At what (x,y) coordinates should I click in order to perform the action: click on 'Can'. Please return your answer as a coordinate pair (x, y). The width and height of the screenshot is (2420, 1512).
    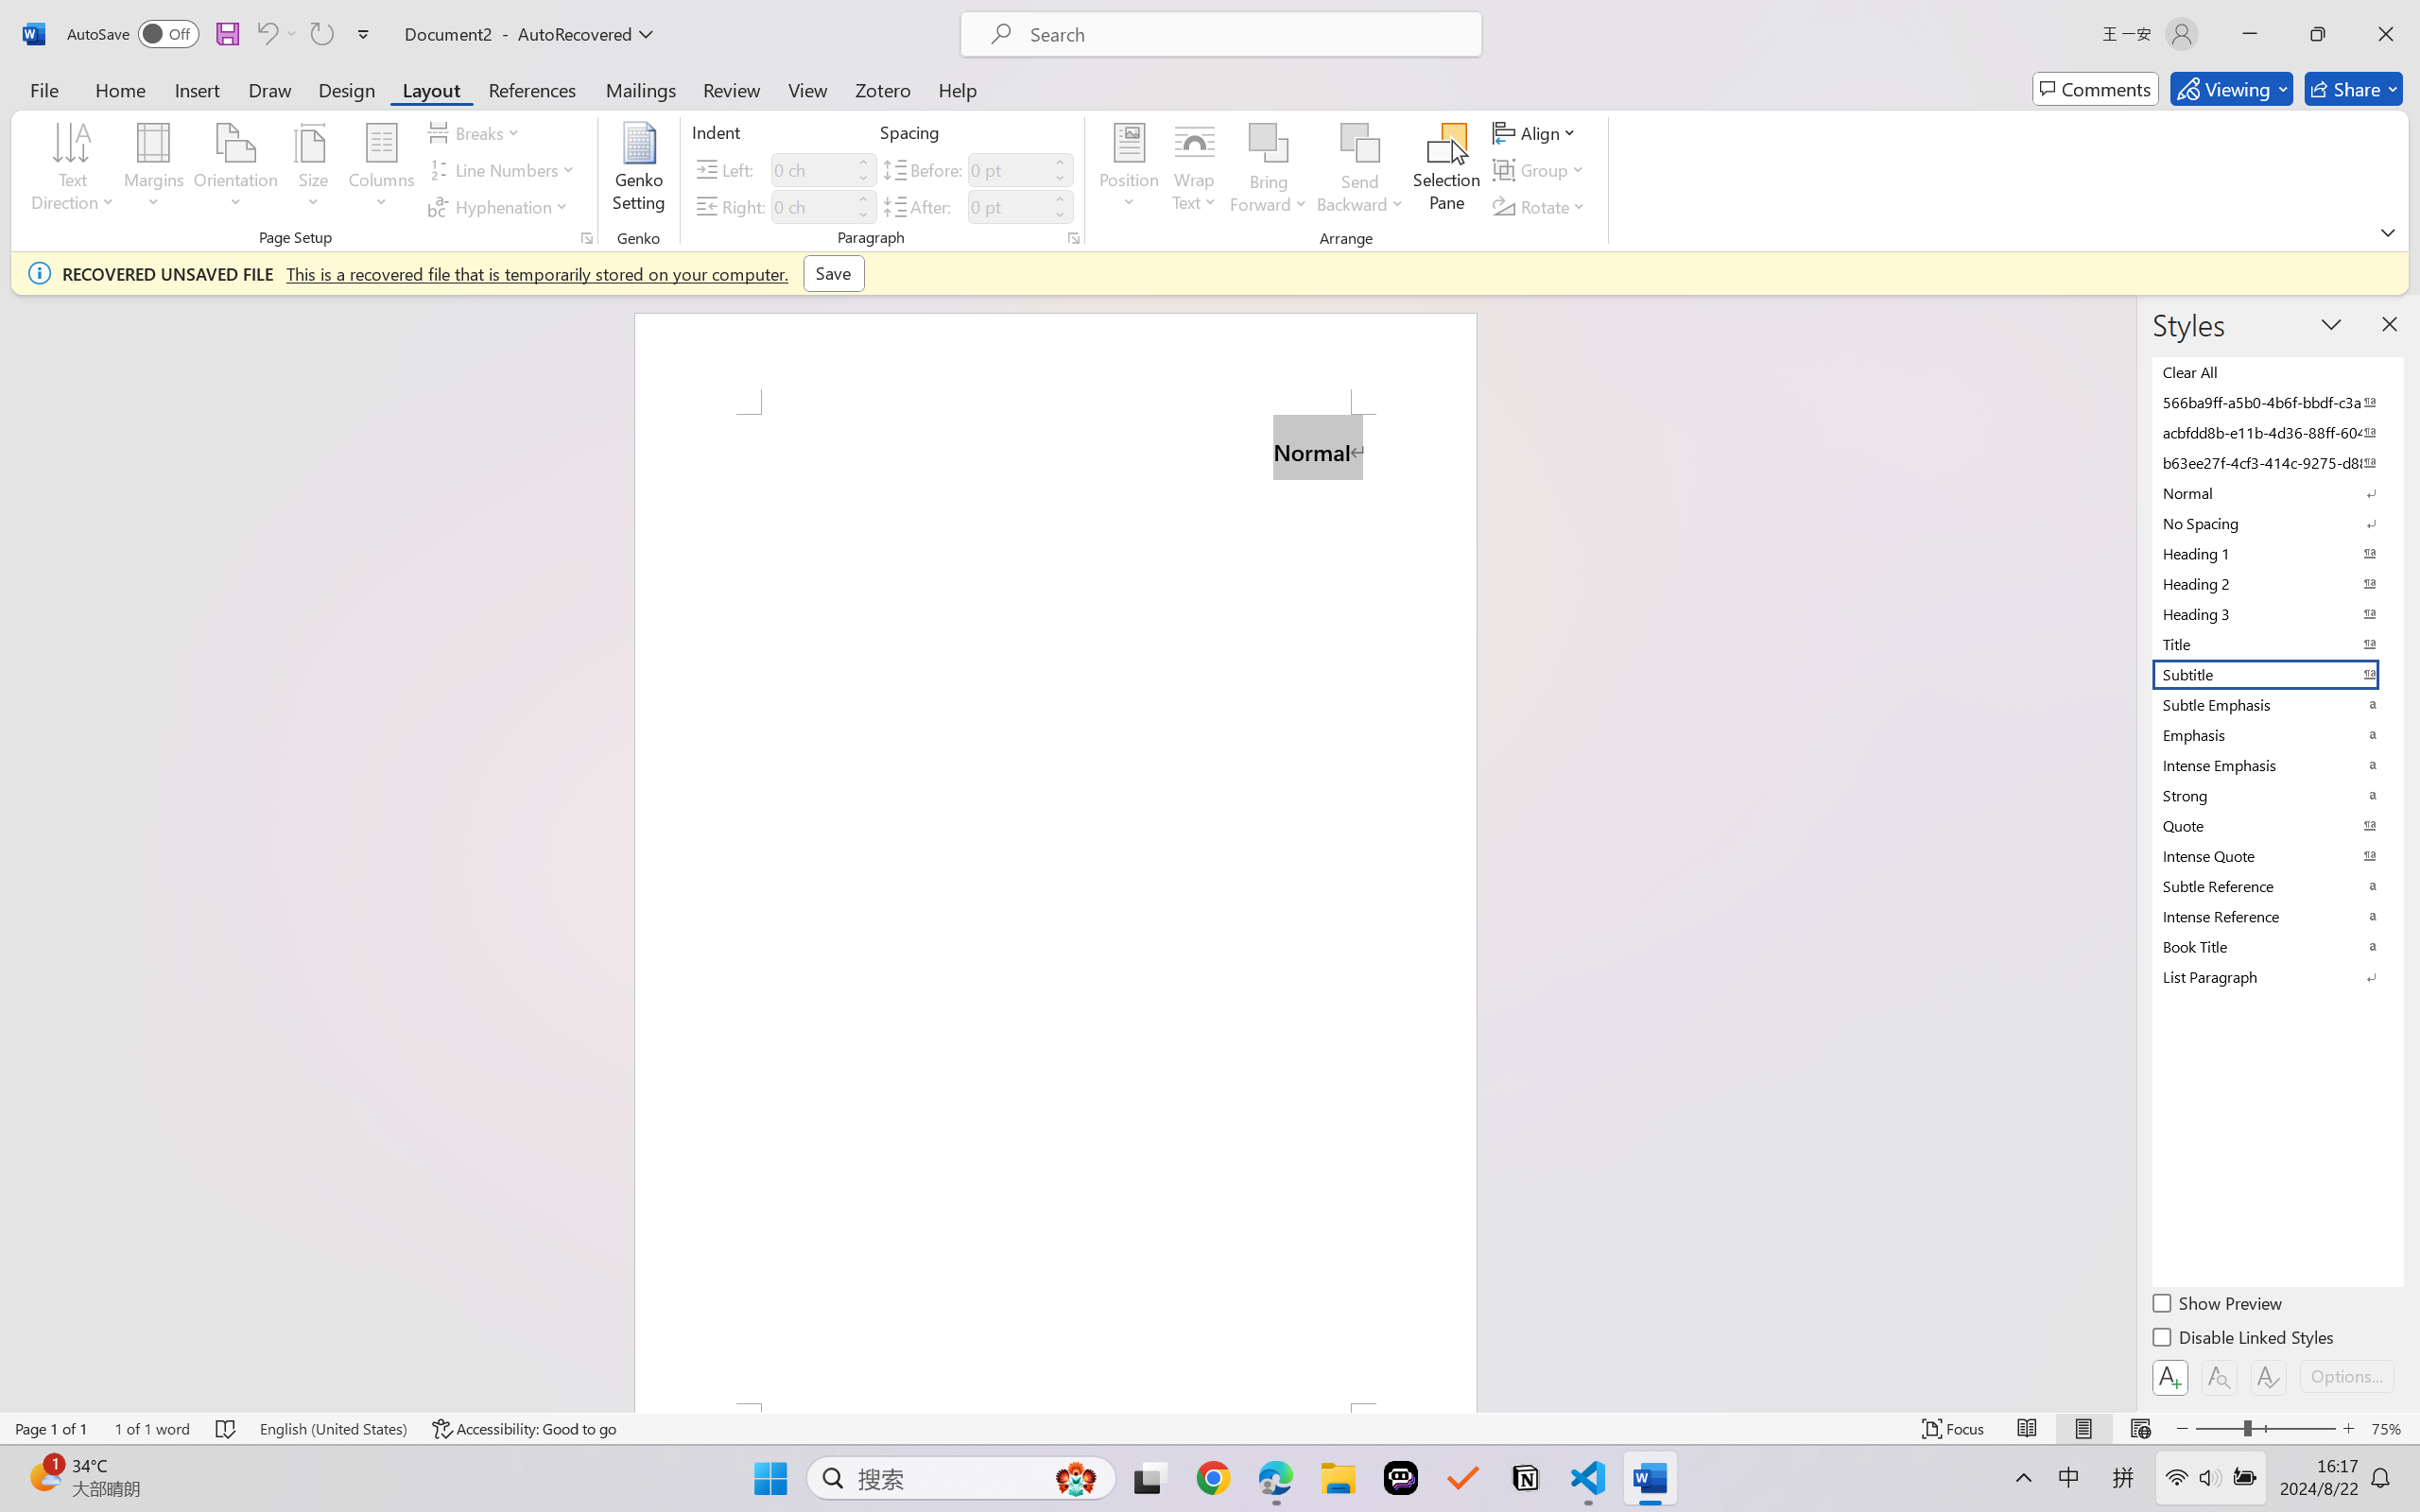
    Looking at the image, I should click on (320, 33).